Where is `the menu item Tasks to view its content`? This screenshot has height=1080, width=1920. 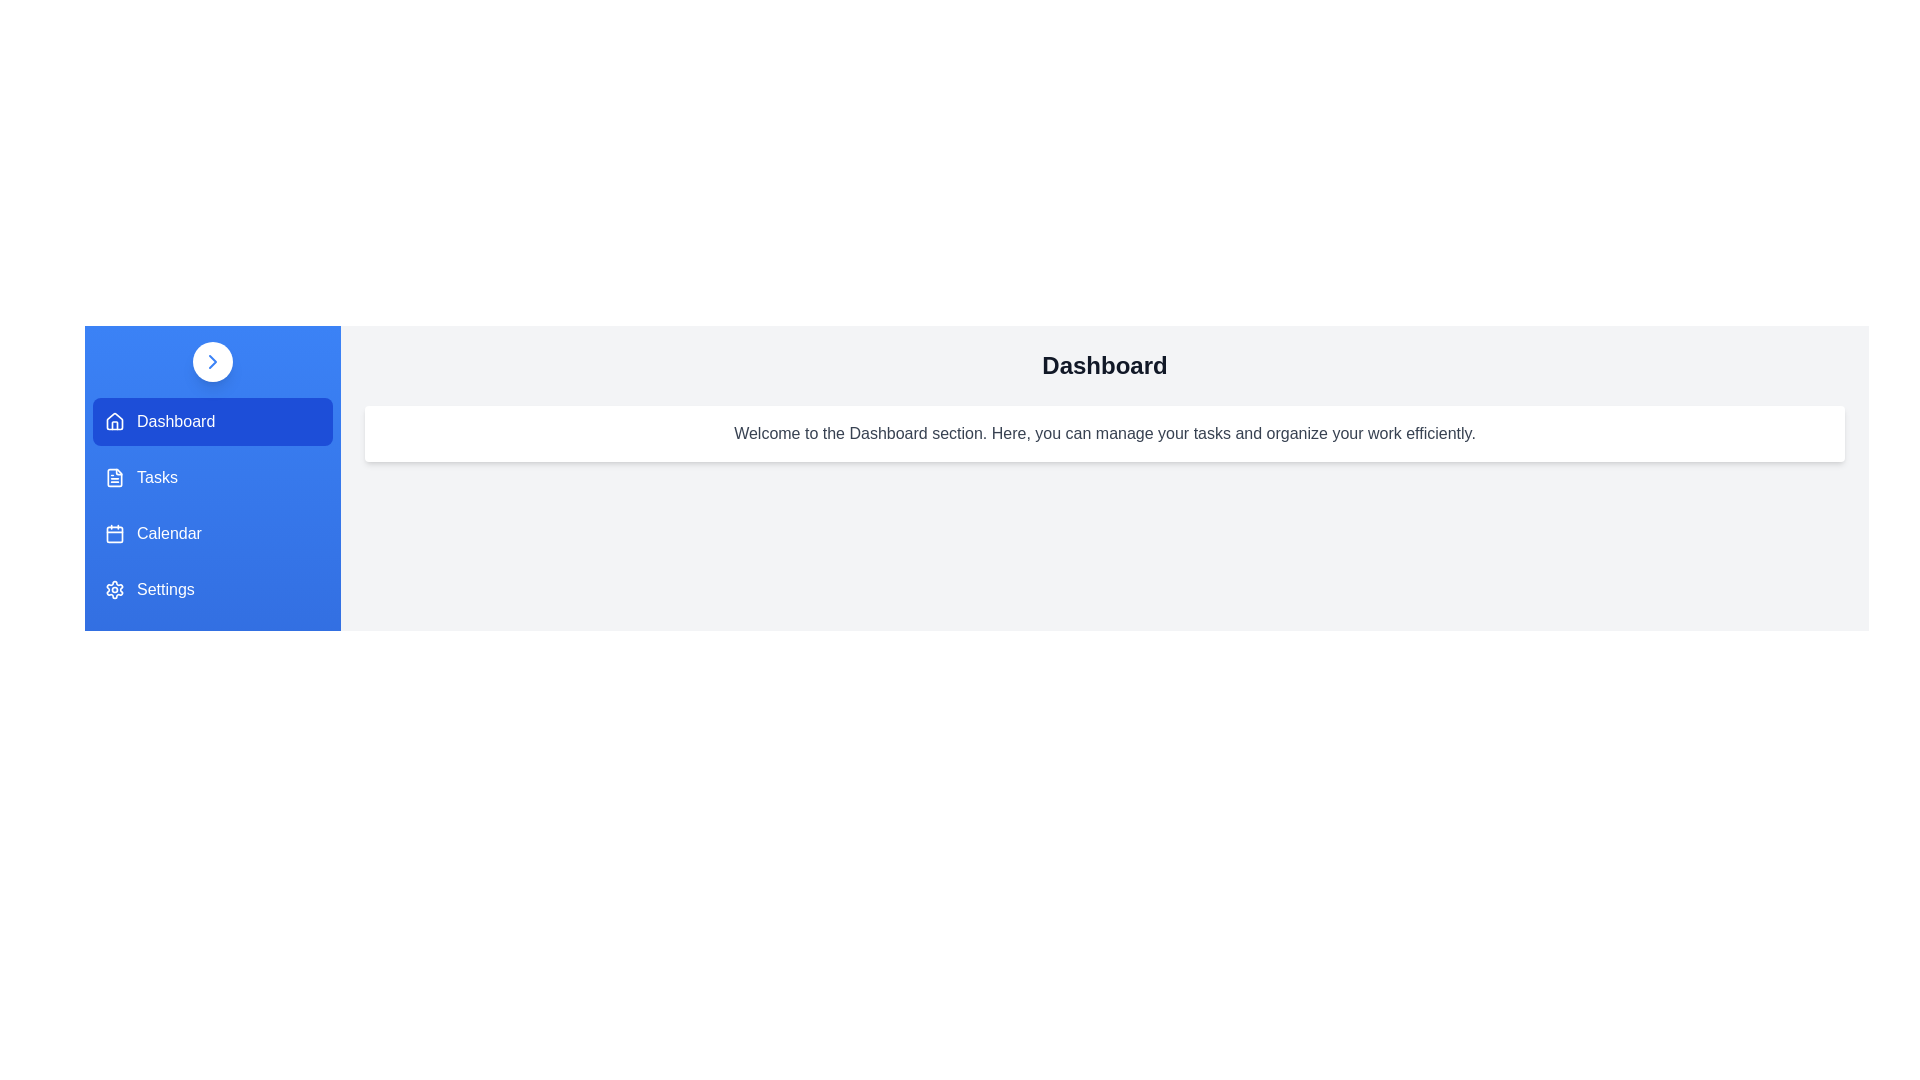
the menu item Tasks to view its content is located at coordinates (212, 478).